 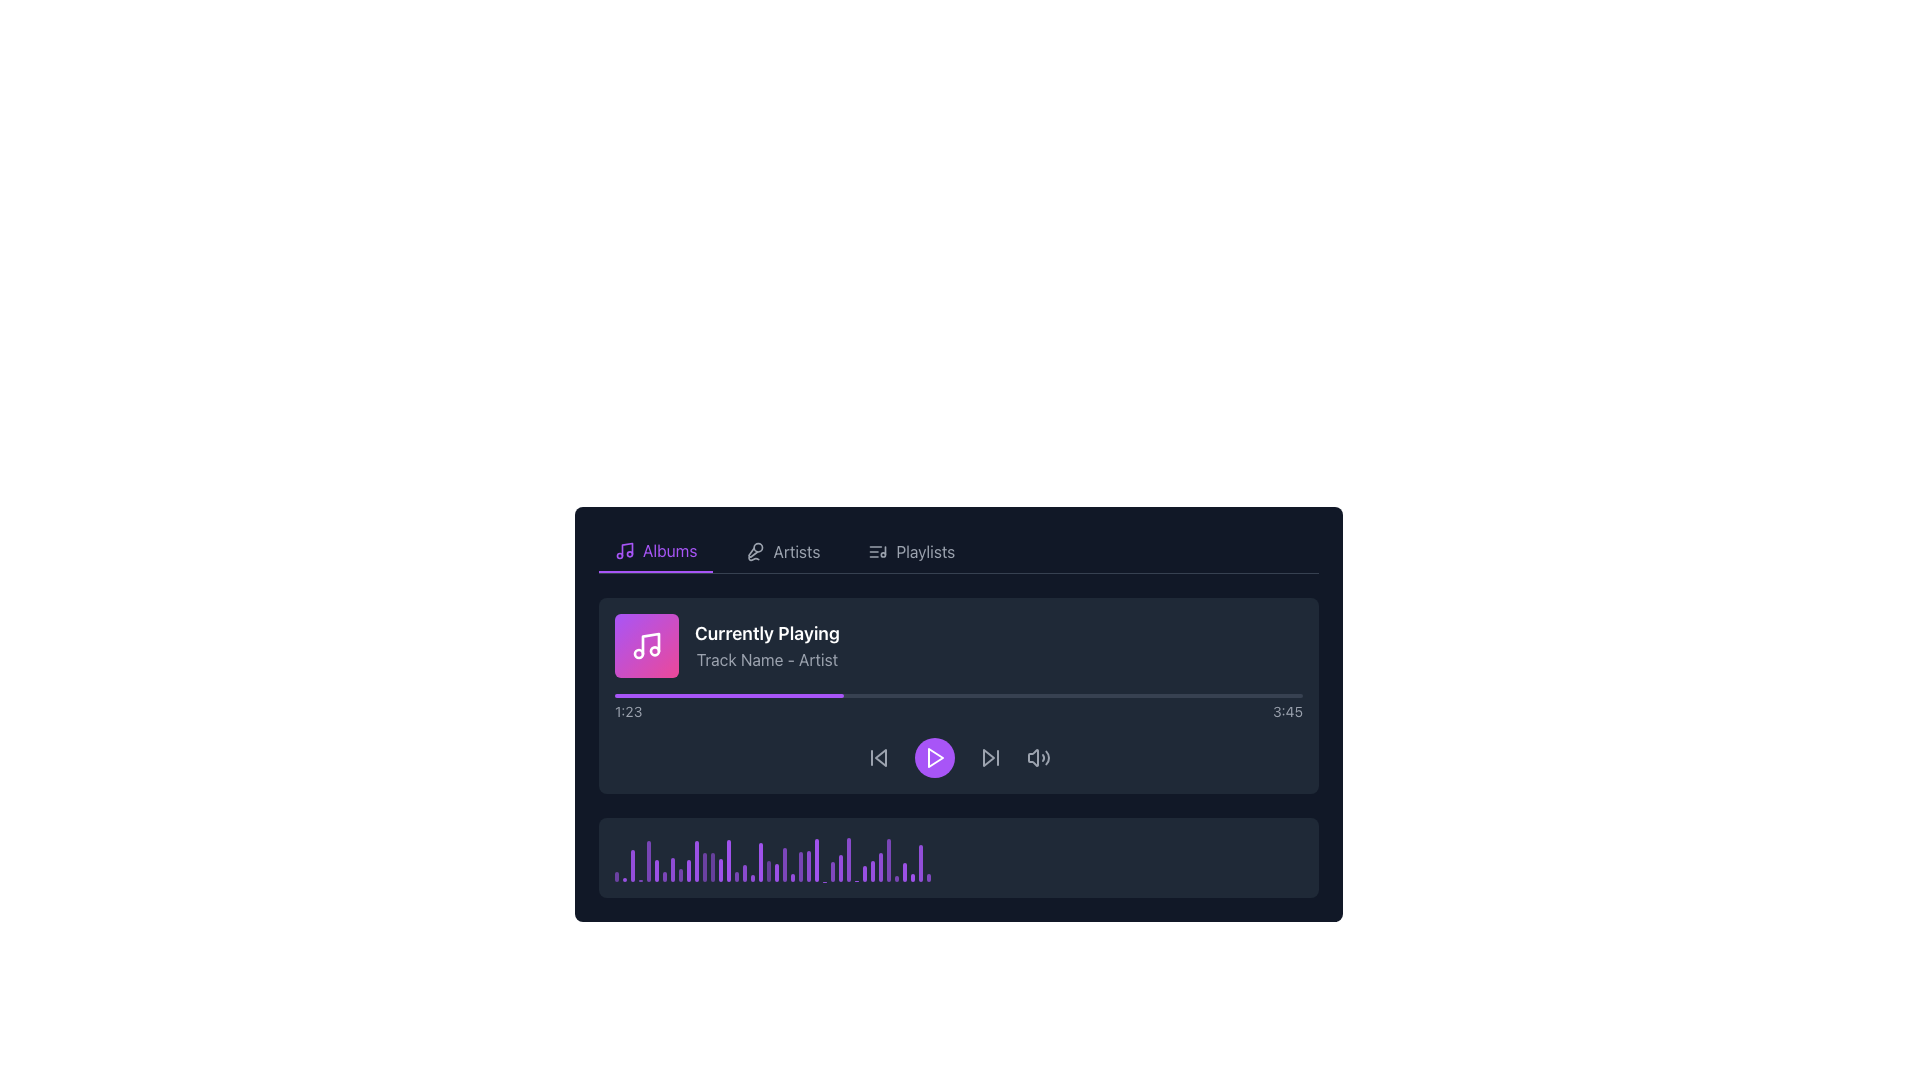 I want to click on the 37th vertical progress bar segment, which is a vivid purple color with a rounded tip, located at the bottom of the player card, so click(x=887, y=859).